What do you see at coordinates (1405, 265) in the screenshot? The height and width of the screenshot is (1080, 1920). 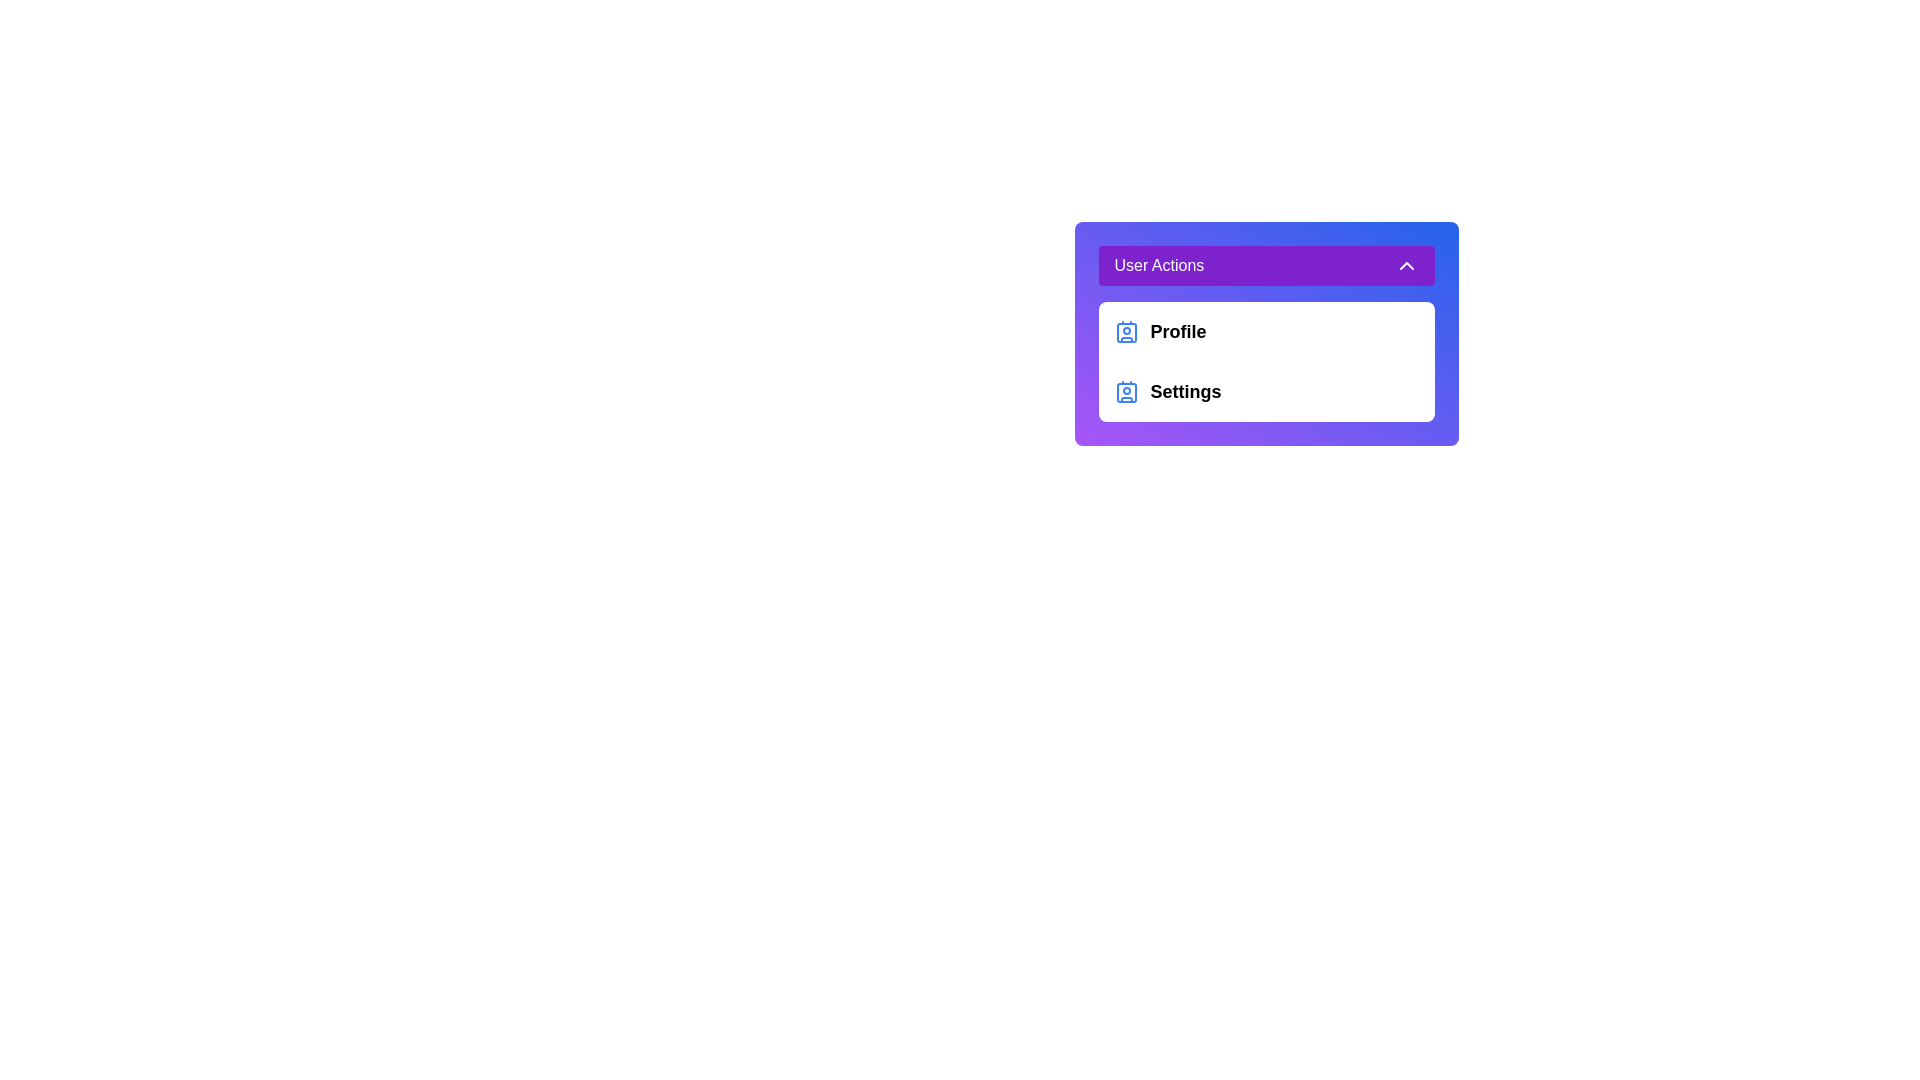 I see `the upward-pointing chevron icon within the purple 'User Actions' header` at bounding box center [1405, 265].